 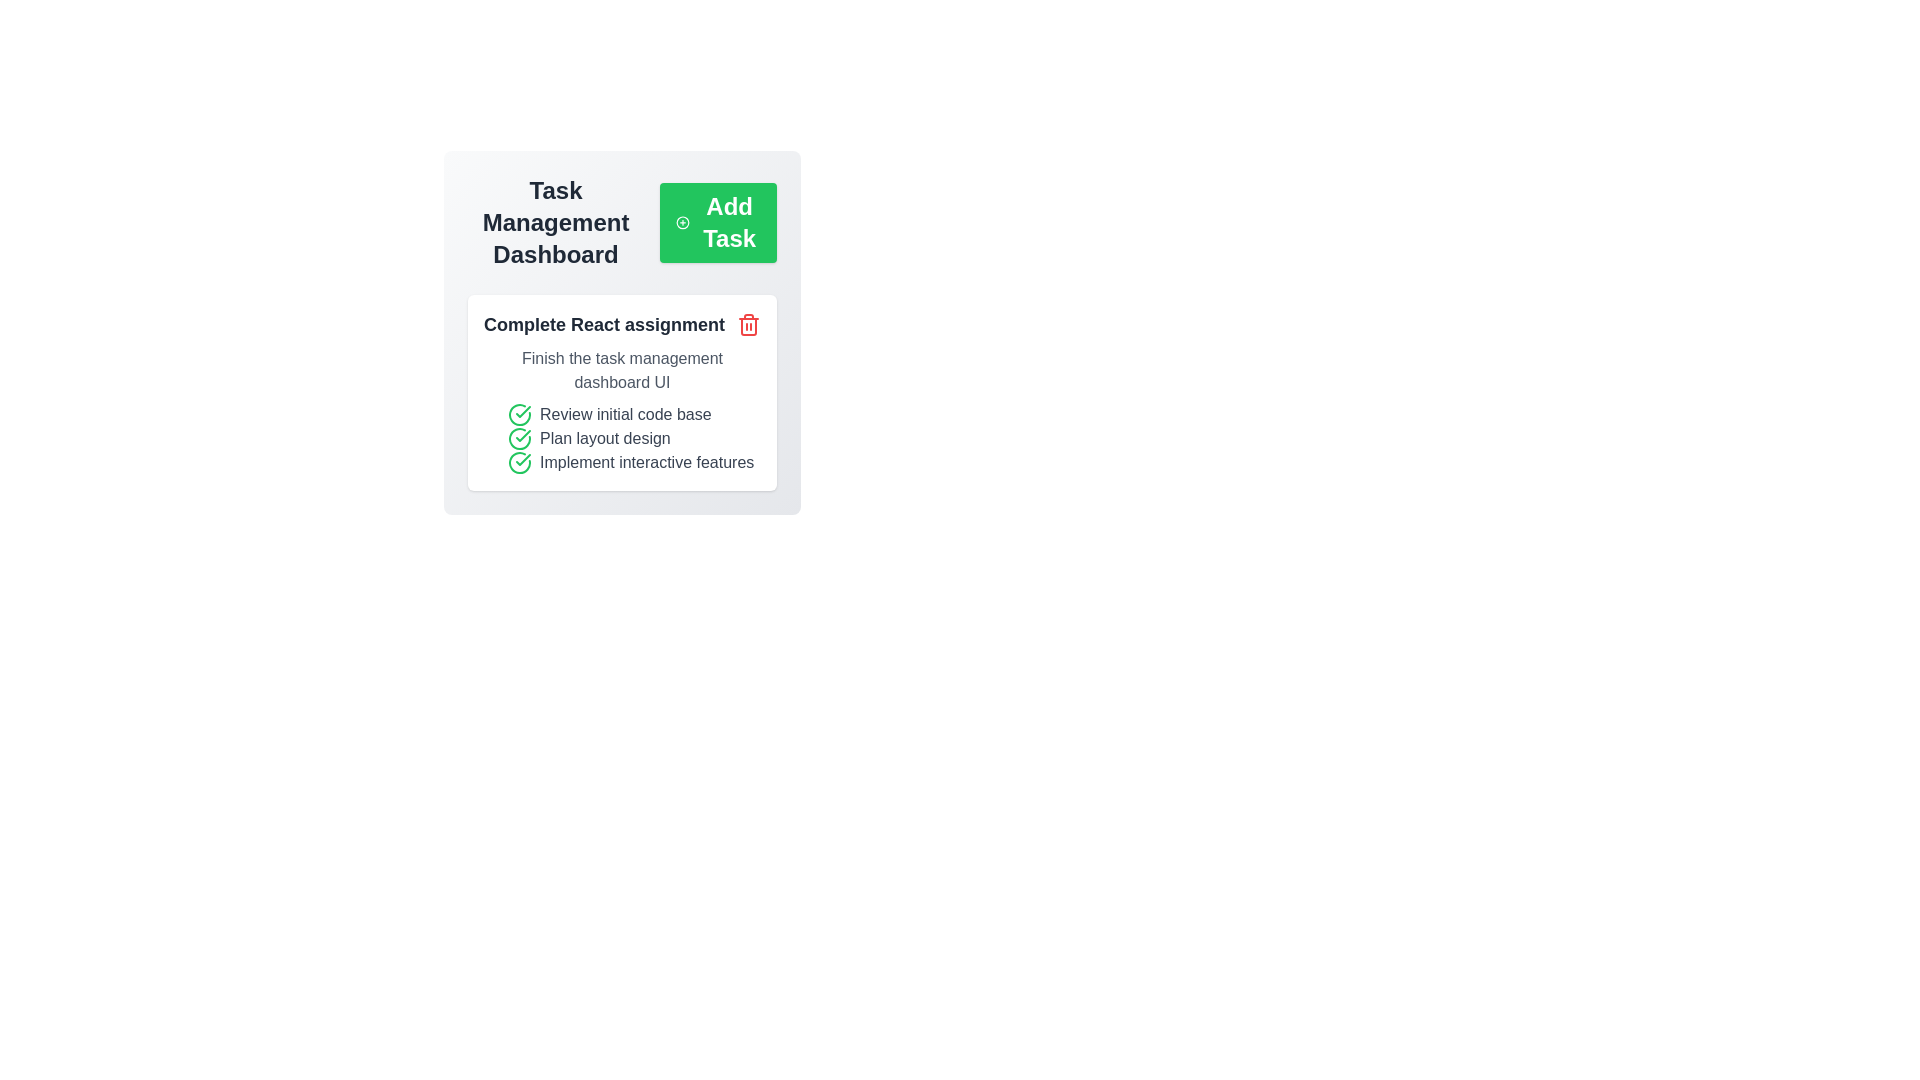 What do you see at coordinates (523, 411) in the screenshot?
I see `the Checkmark icon indicating the completion of the 'Plan layout design' task, which is the second icon in the sequence of task statuses` at bounding box center [523, 411].